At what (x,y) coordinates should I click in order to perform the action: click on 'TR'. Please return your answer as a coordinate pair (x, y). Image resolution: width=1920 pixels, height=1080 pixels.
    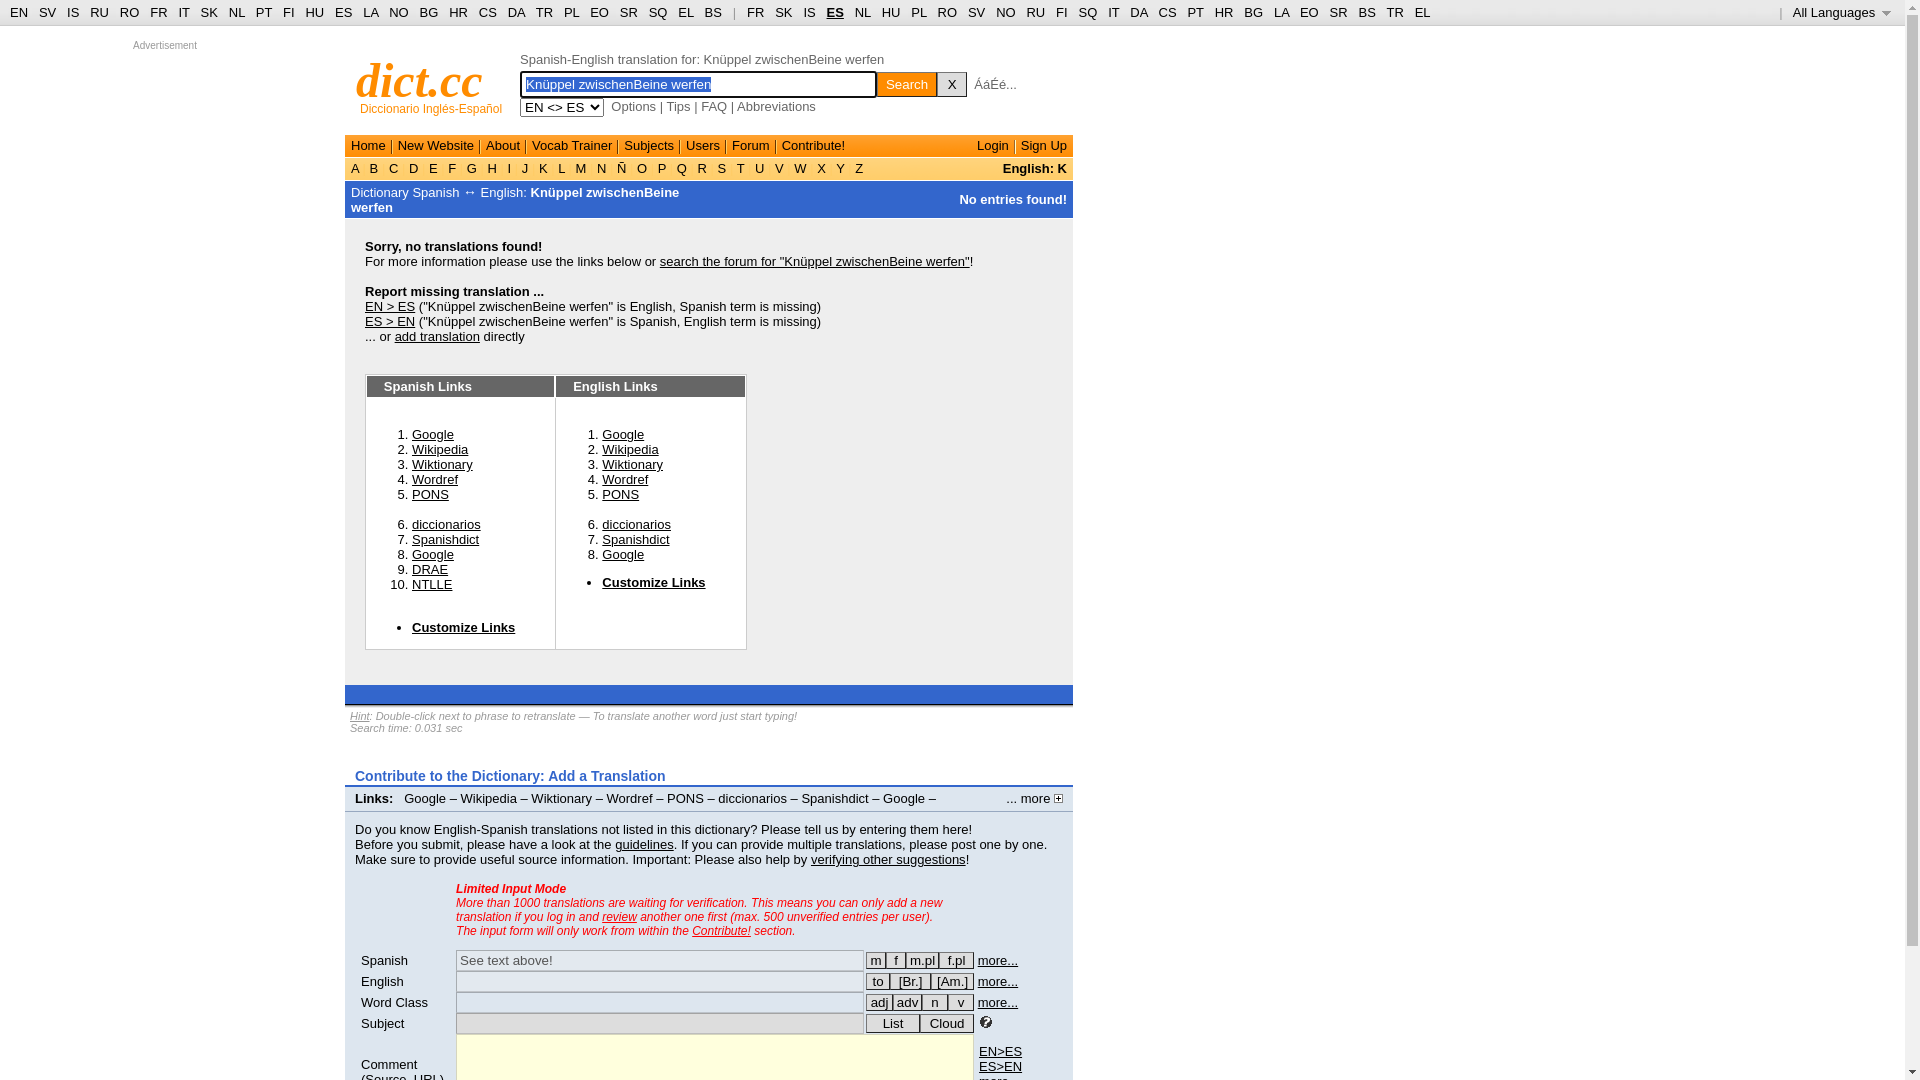
    Looking at the image, I should click on (544, 12).